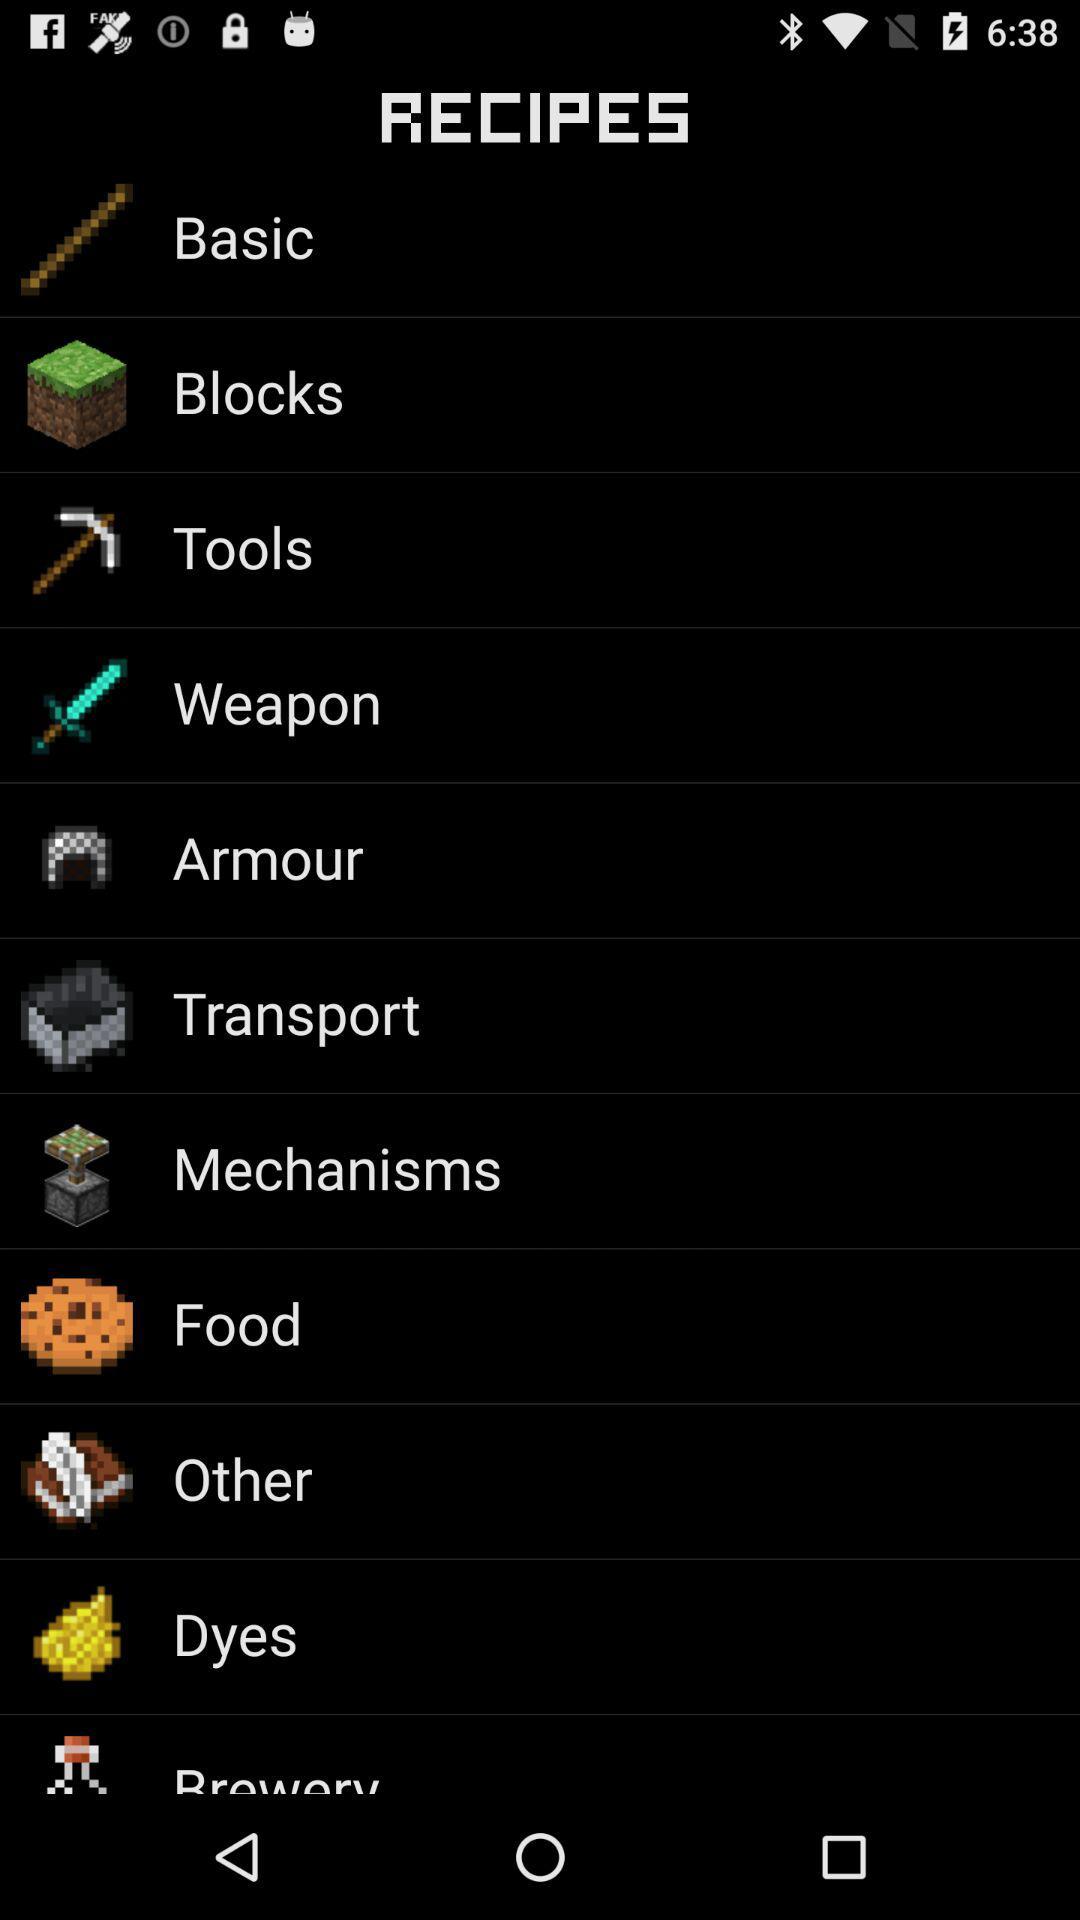 The height and width of the screenshot is (1920, 1080). What do you see at coordinates (242, 235) in the screenshot?
I see `icon above the blocks app` at bounding box center [242, 235].